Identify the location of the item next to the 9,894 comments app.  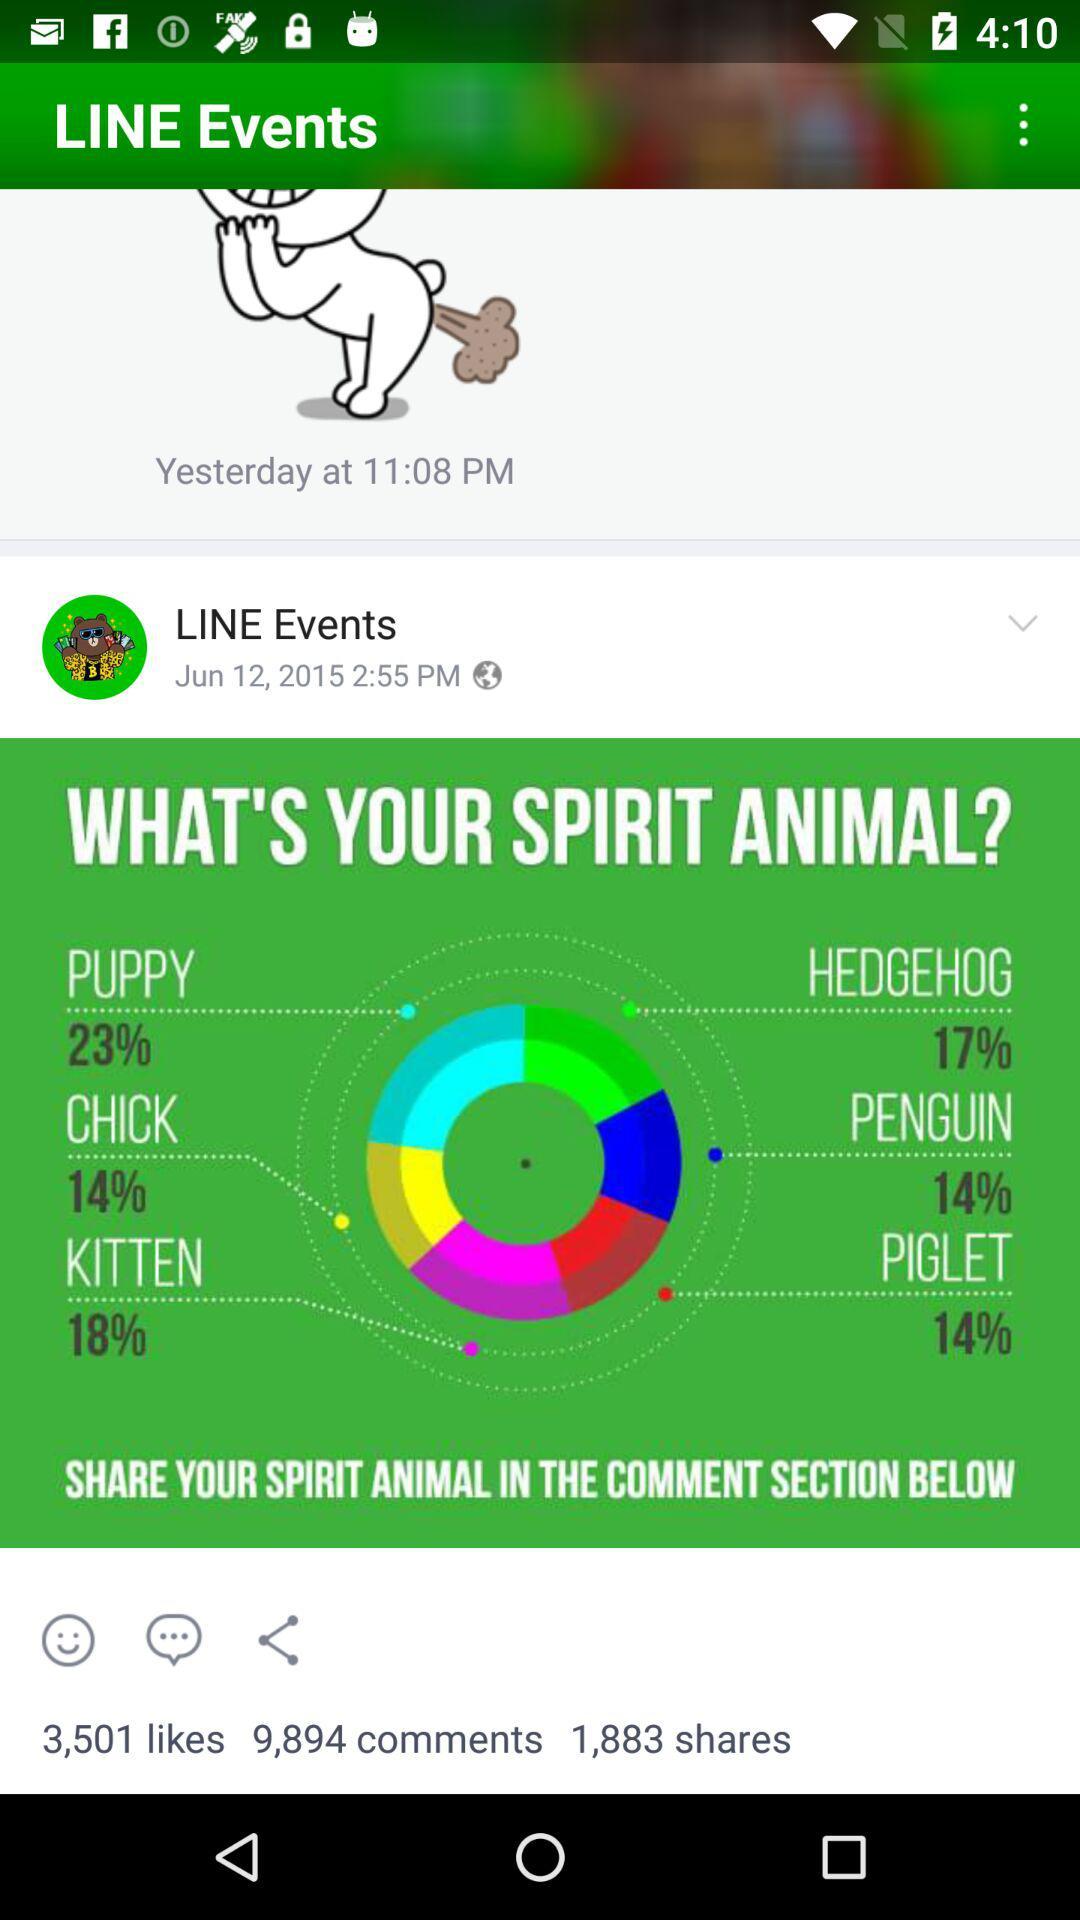
(133, 1738).